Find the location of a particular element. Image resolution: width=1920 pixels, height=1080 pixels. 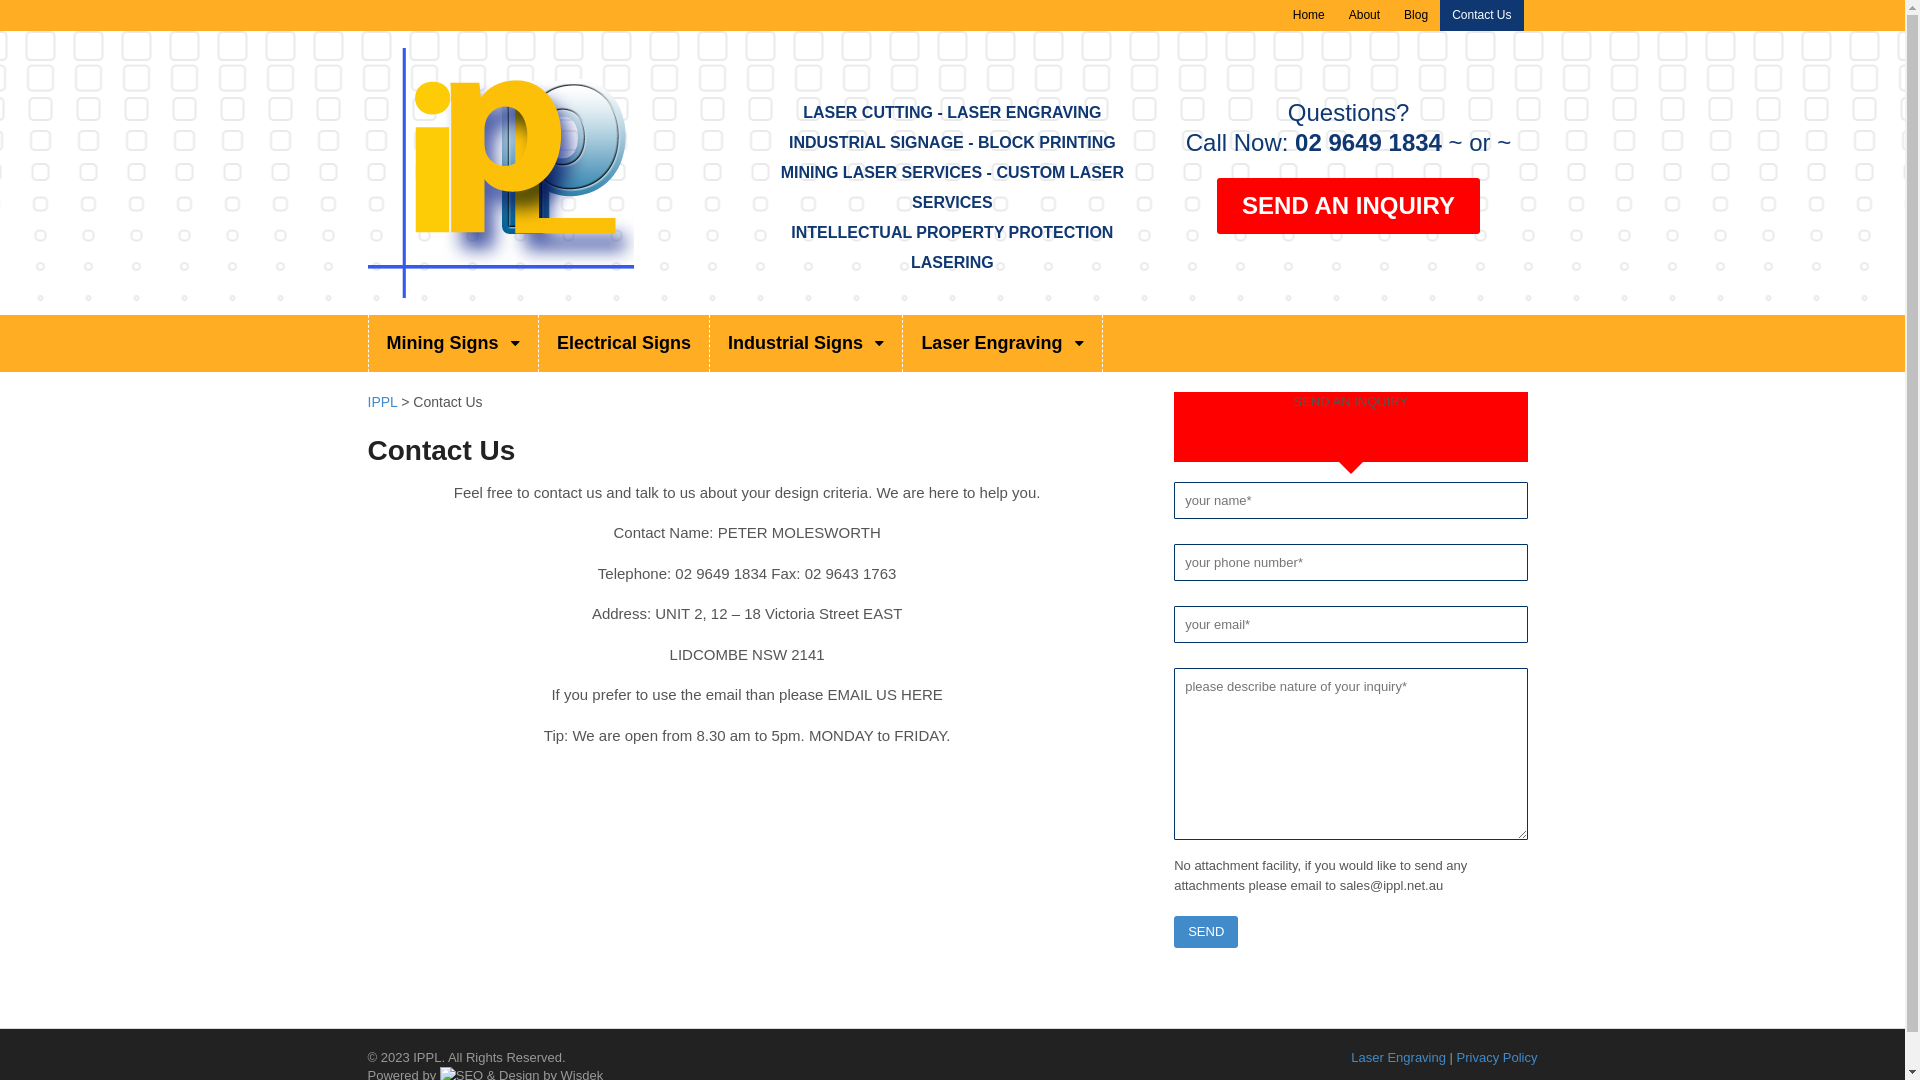

'Home' is located at coordinates (1281, 15).